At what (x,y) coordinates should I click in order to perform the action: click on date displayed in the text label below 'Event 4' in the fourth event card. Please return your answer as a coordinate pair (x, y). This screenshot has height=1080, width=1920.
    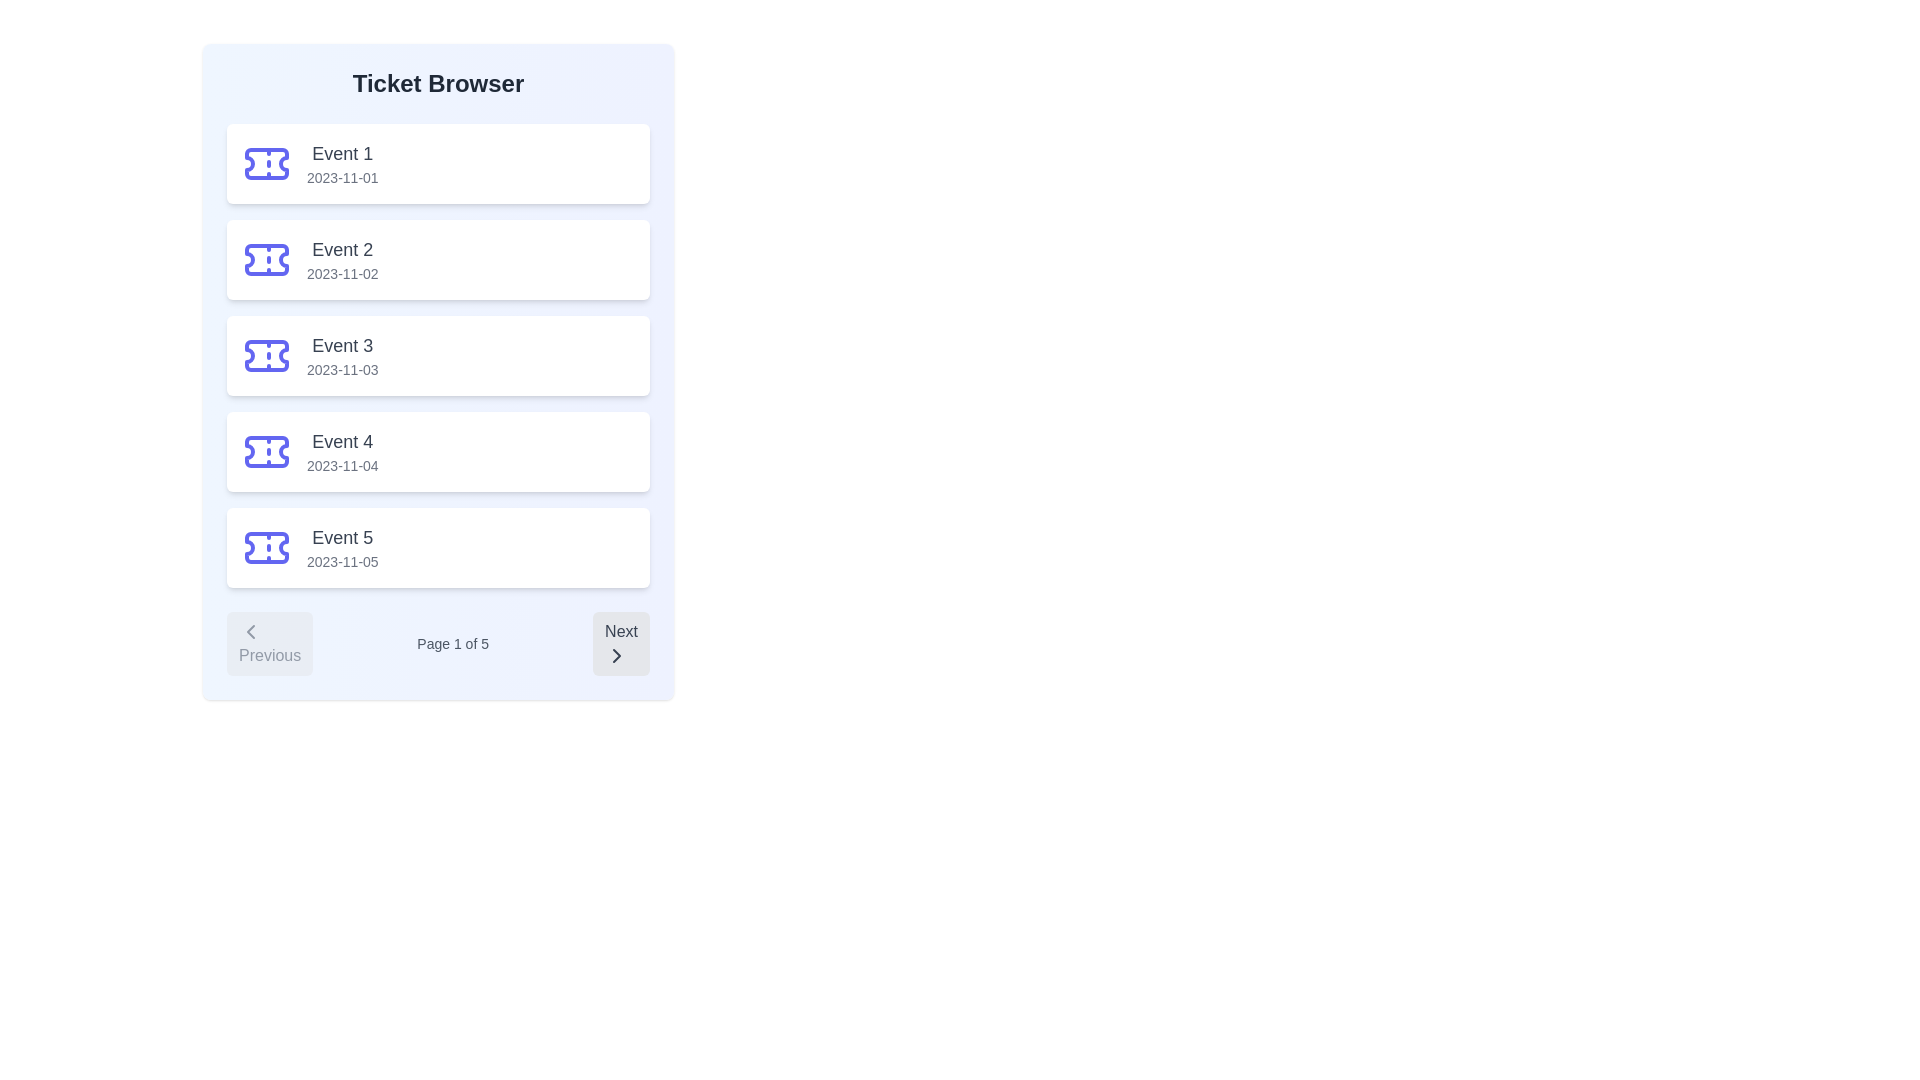
    Looking at the image, I should click on (342, 466).